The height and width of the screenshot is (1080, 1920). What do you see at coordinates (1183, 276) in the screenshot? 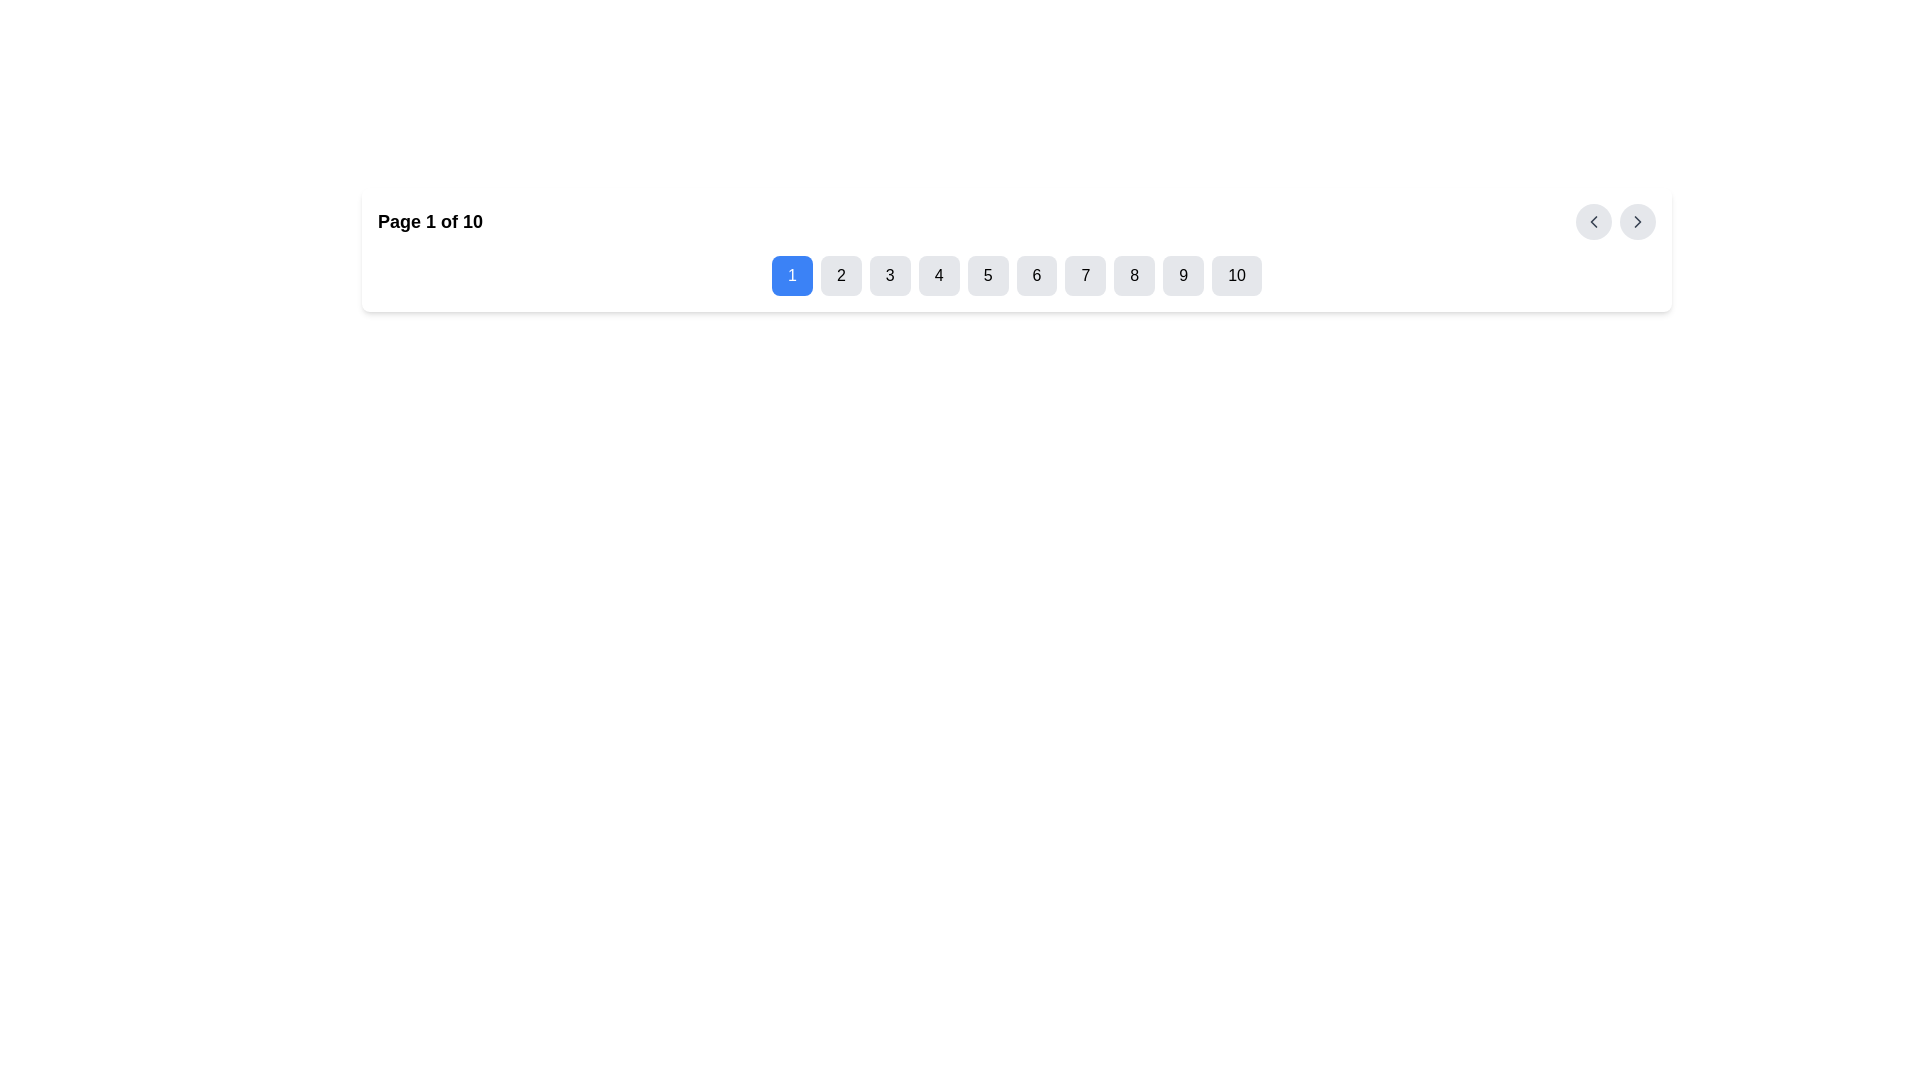
I see `the button labeled '9' in the pagination controls` at bounding box center [1183, 276].